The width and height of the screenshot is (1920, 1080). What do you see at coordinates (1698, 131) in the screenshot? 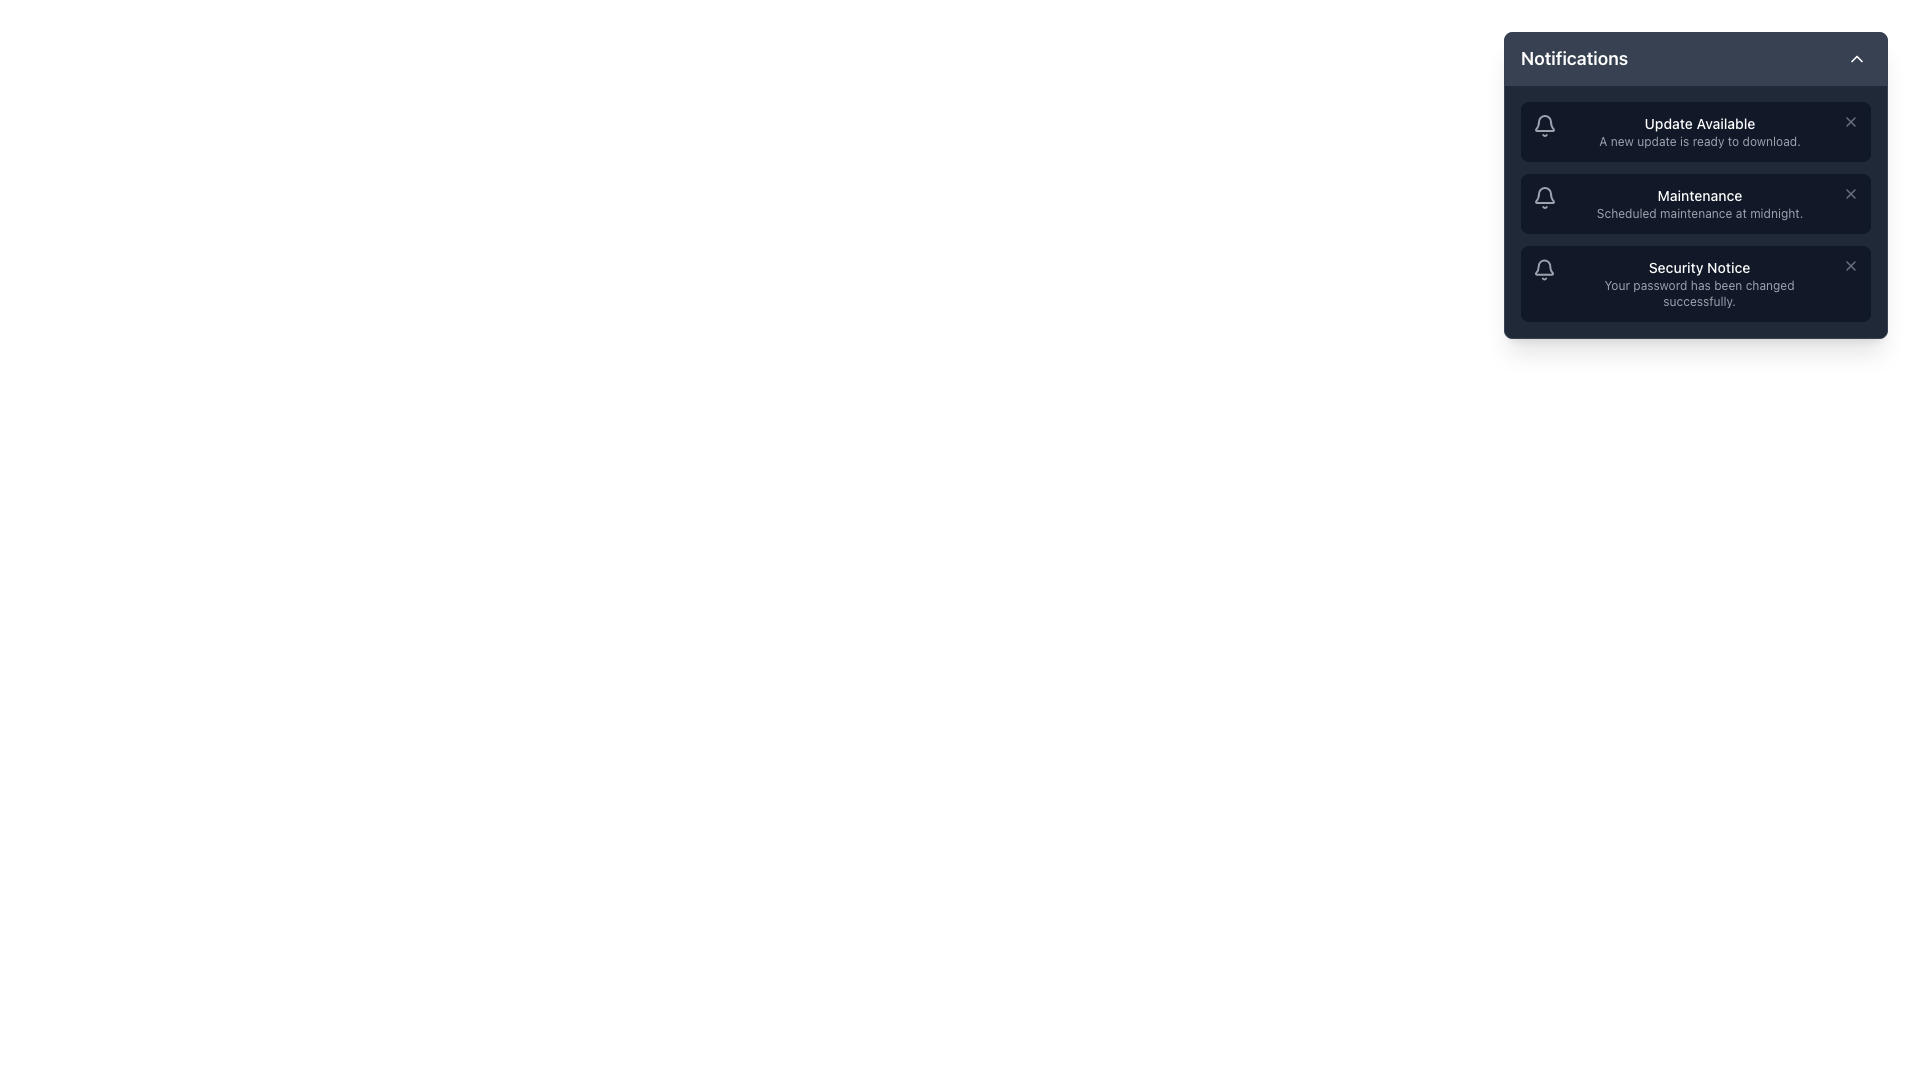
I see `information displayed in the text block within the first notification card under the header 'Notifications', located to the right of the bell icon` at bounding box center [1698, 131].